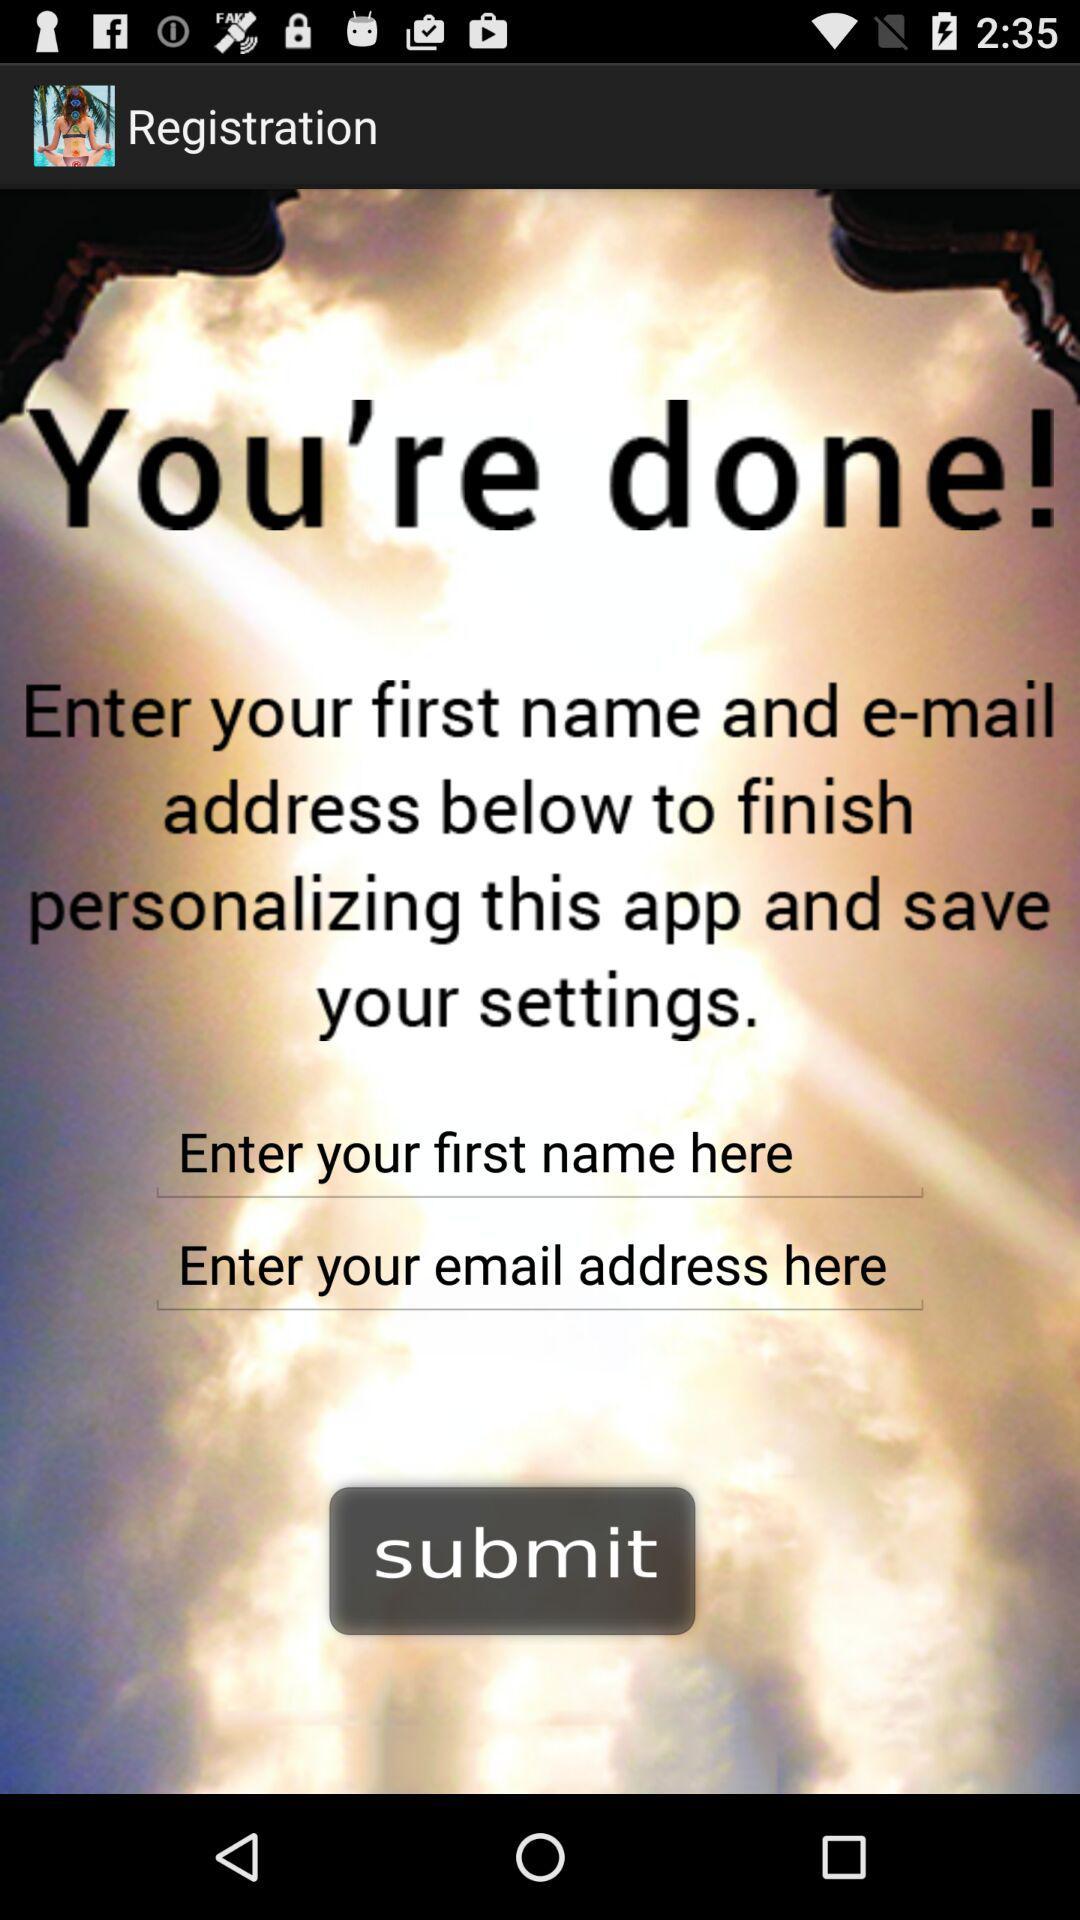 This screenshot has height=1920, width=1080. I want to click on submit box, so click(512, 1557).